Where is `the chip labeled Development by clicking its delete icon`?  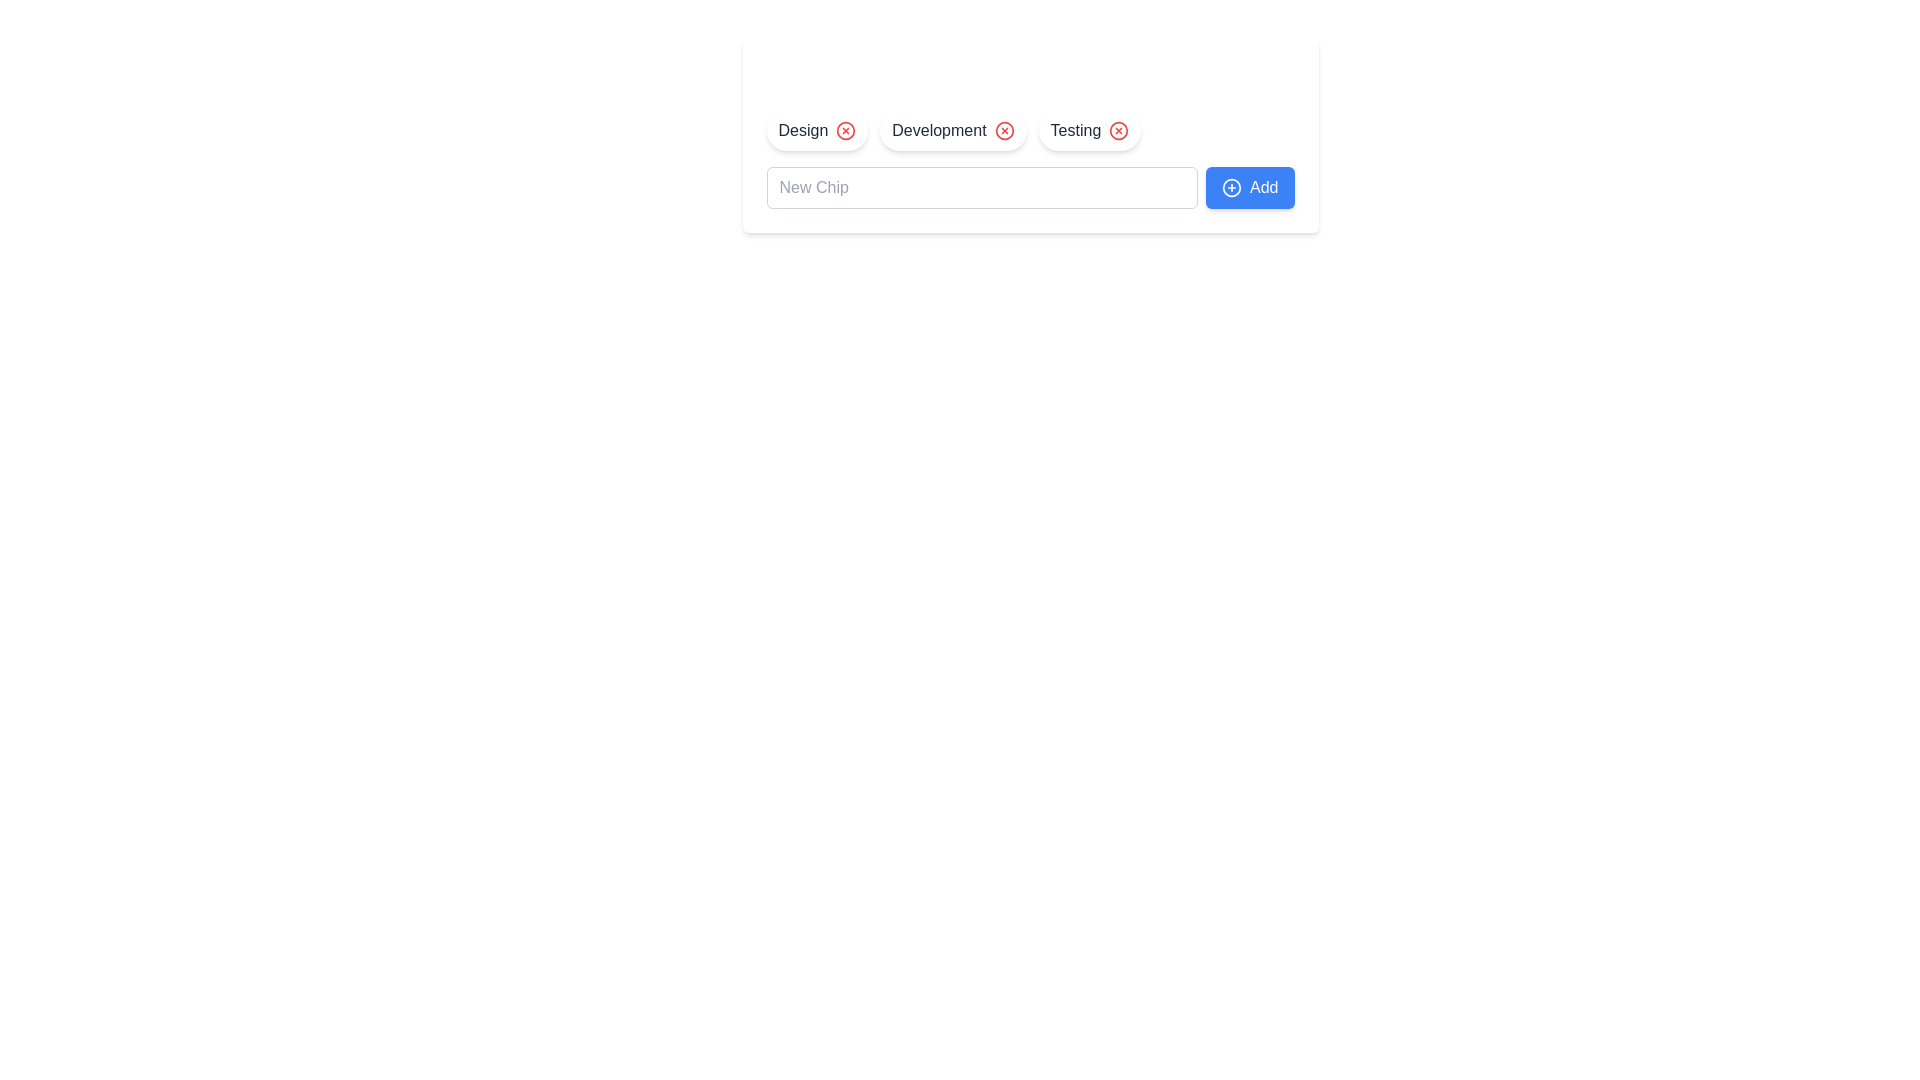 the chip labeled Development by clicking its delete icon is located at coordinates (1004, 131).